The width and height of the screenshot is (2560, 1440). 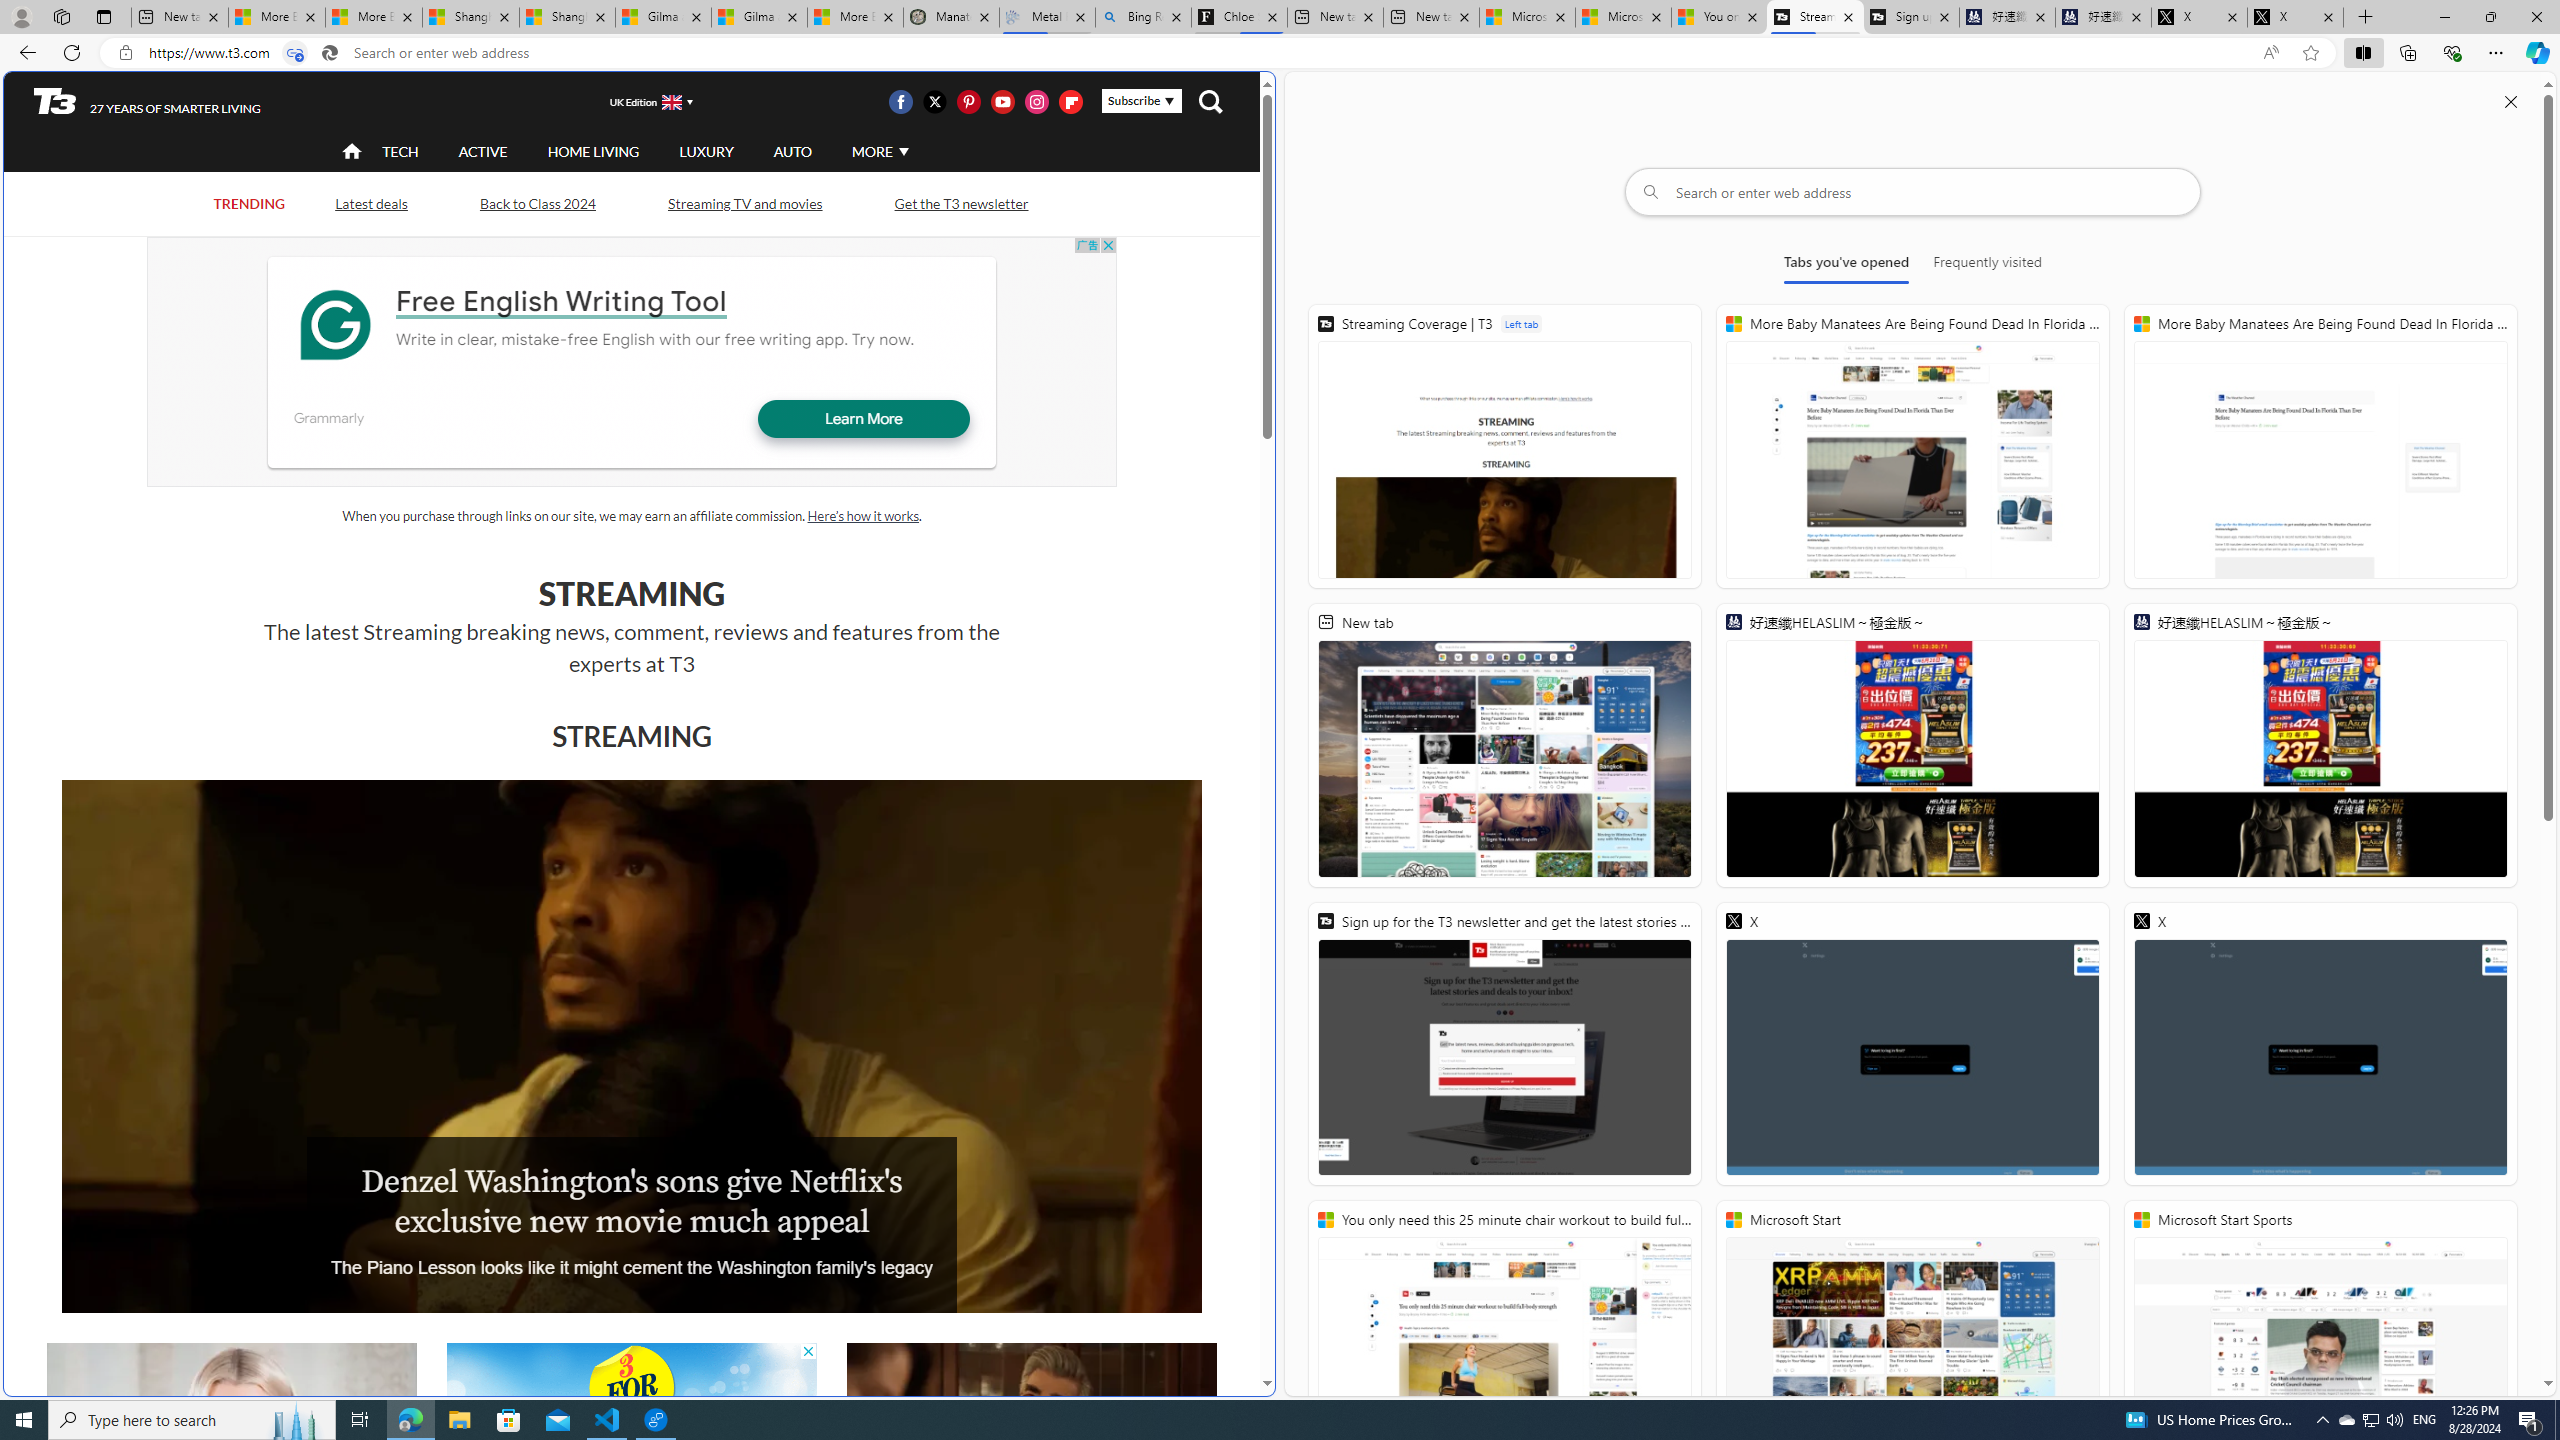 What do you see at coordinates (592, 150) in the screenshot?
I see `'HOME LIVING'` at bounding box center [592, 150].